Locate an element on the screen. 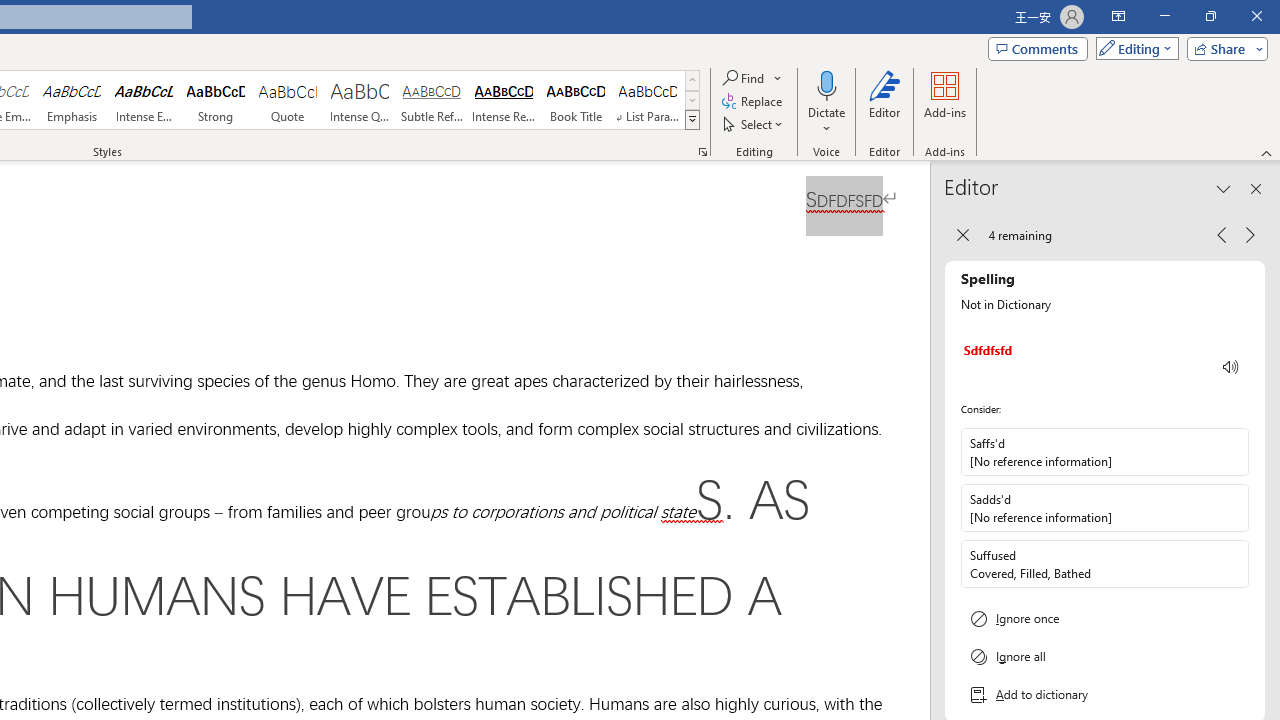 The image size is (1280, 720). 'Book Title' is located at coordinates (575, 100).